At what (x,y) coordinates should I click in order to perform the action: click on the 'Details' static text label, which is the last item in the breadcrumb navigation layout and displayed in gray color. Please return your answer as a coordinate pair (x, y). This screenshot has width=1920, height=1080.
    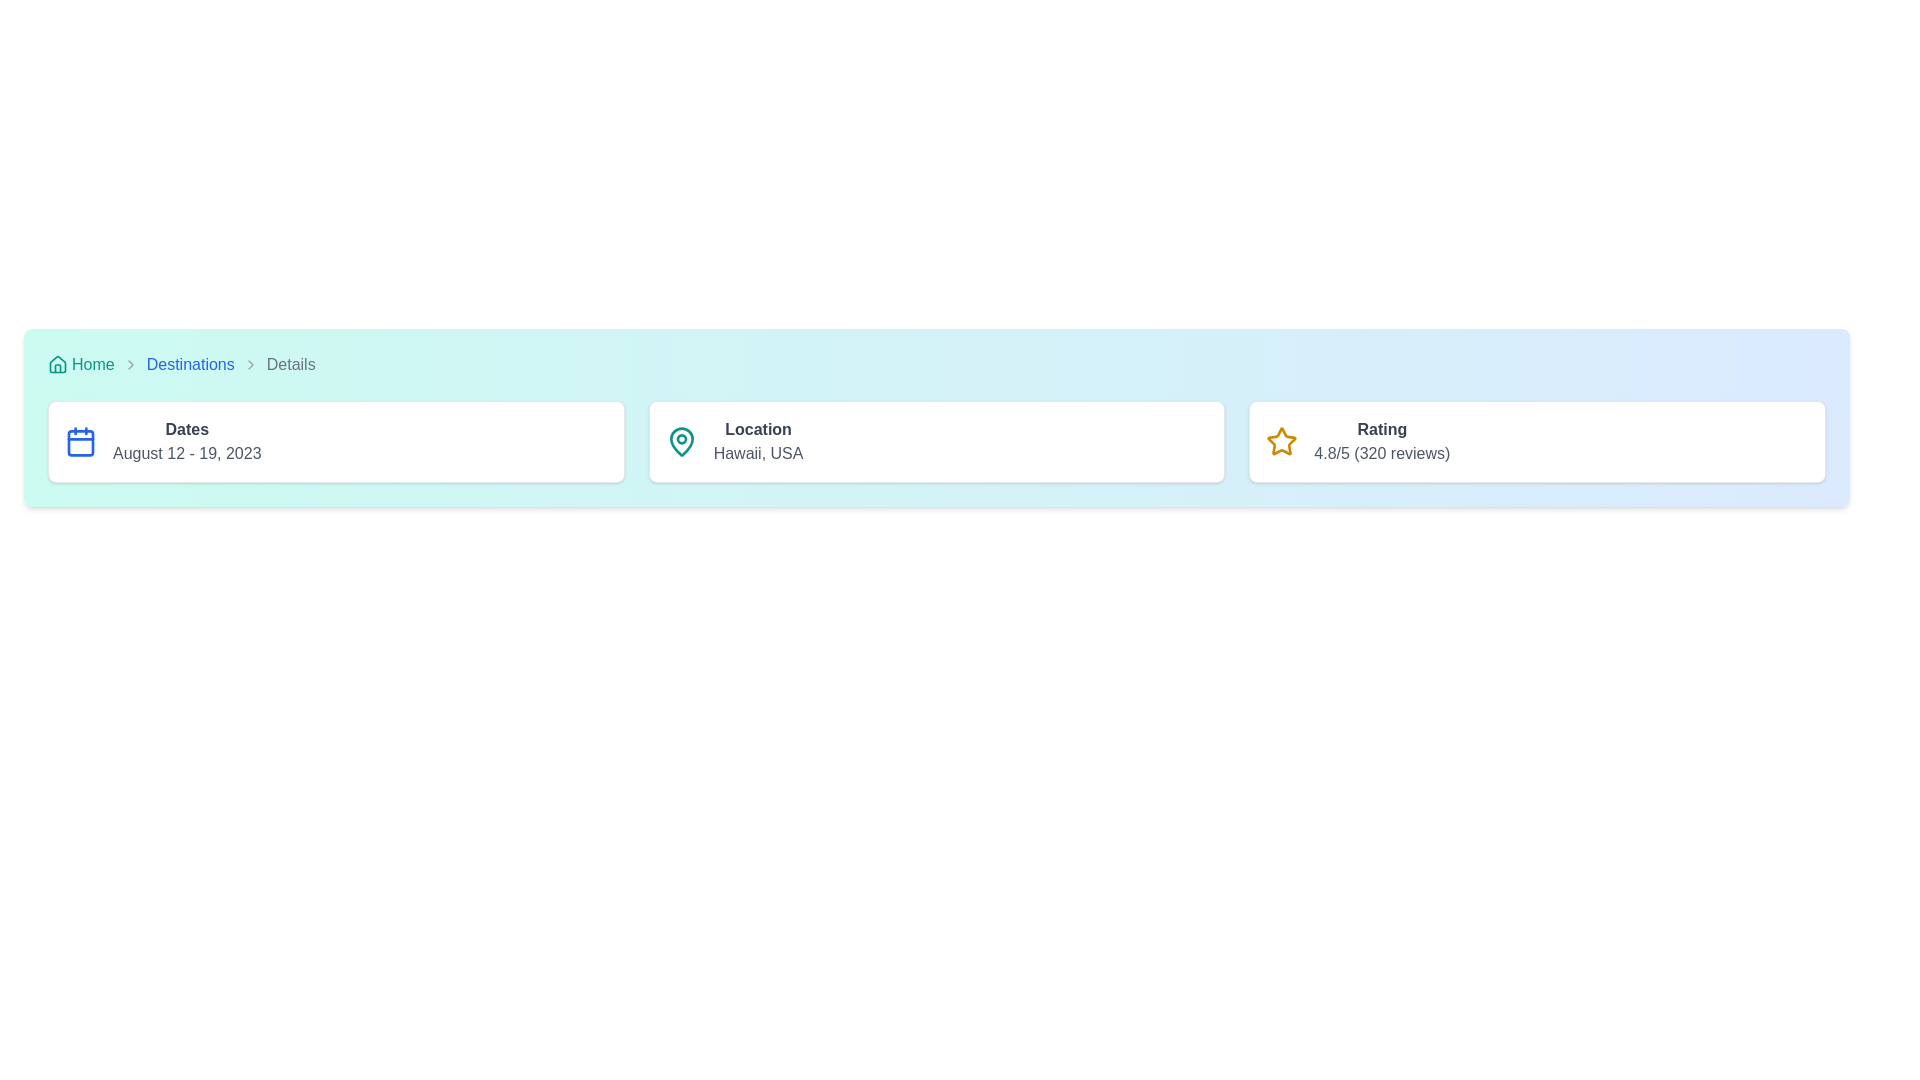
    Looking at the image, I should click on (290, 365).